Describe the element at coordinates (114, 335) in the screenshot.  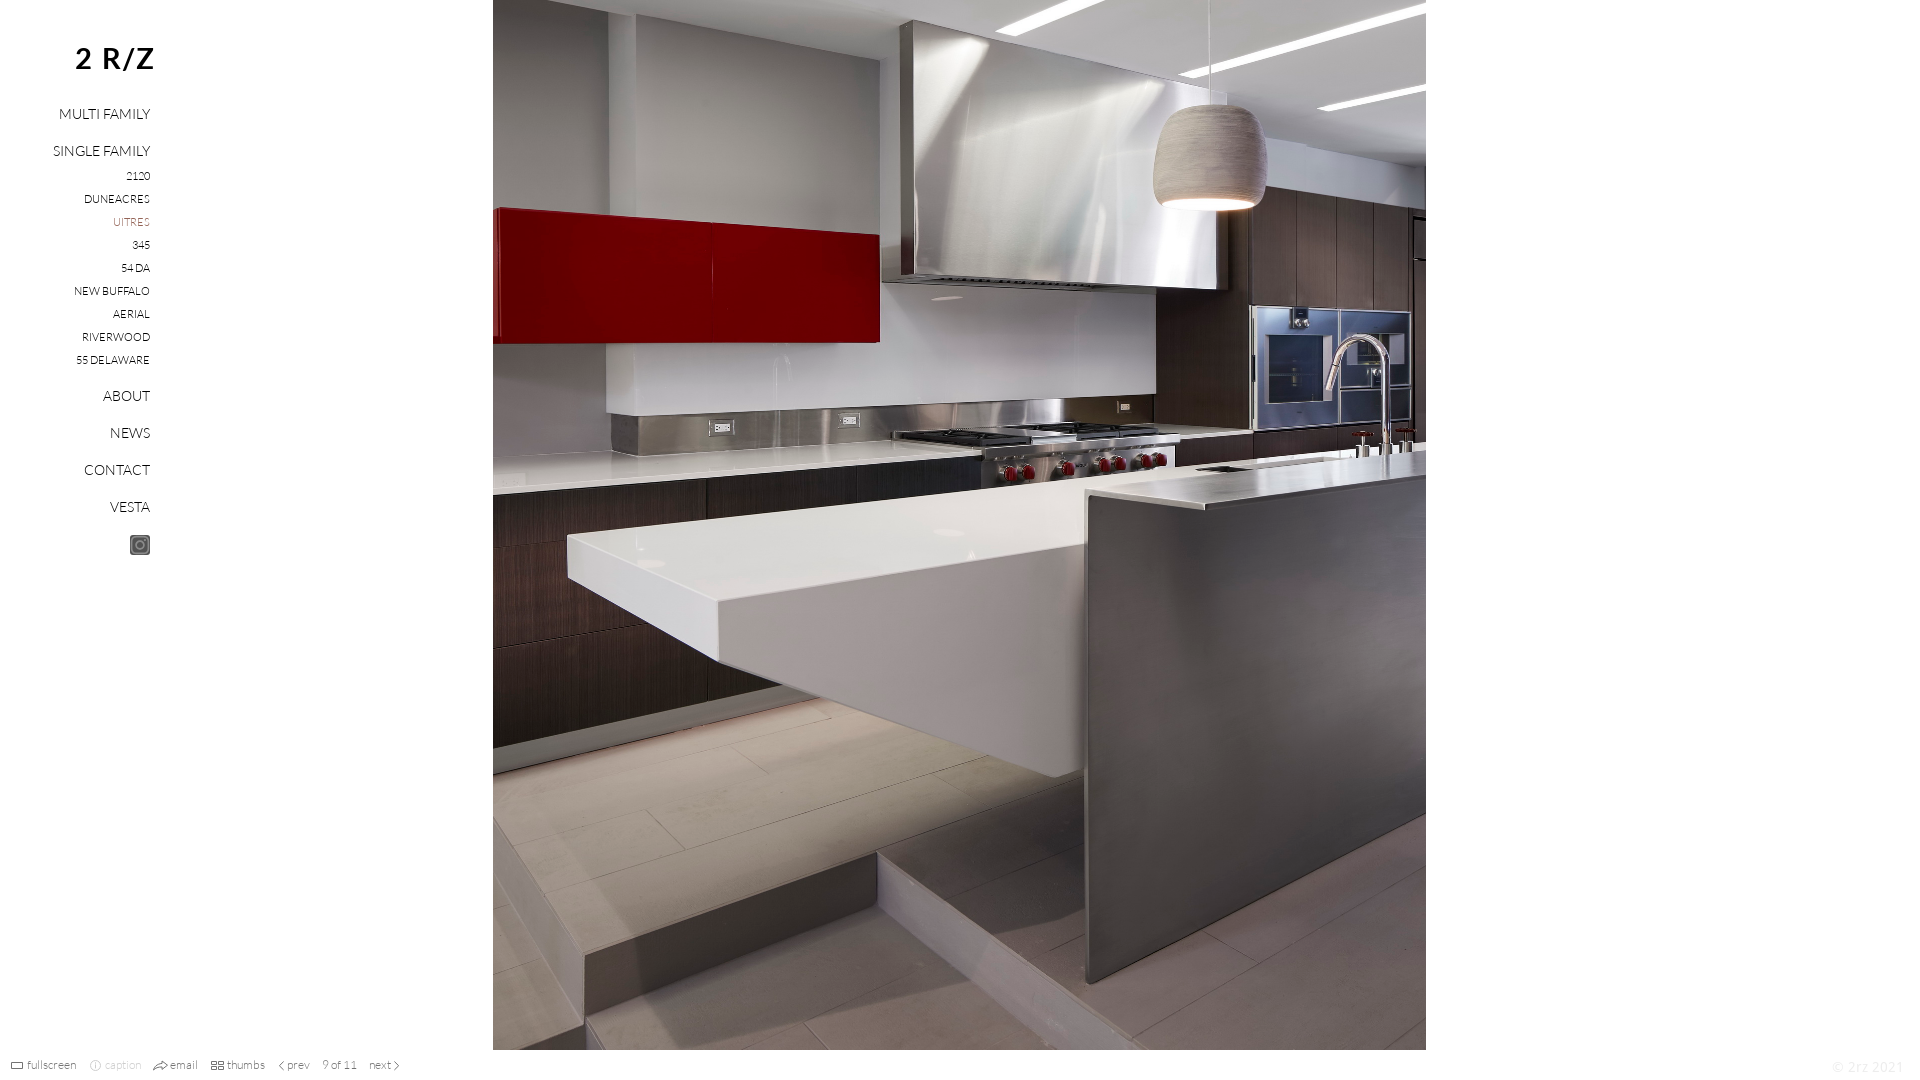
I see `'RIVERWOOD'` at that location.